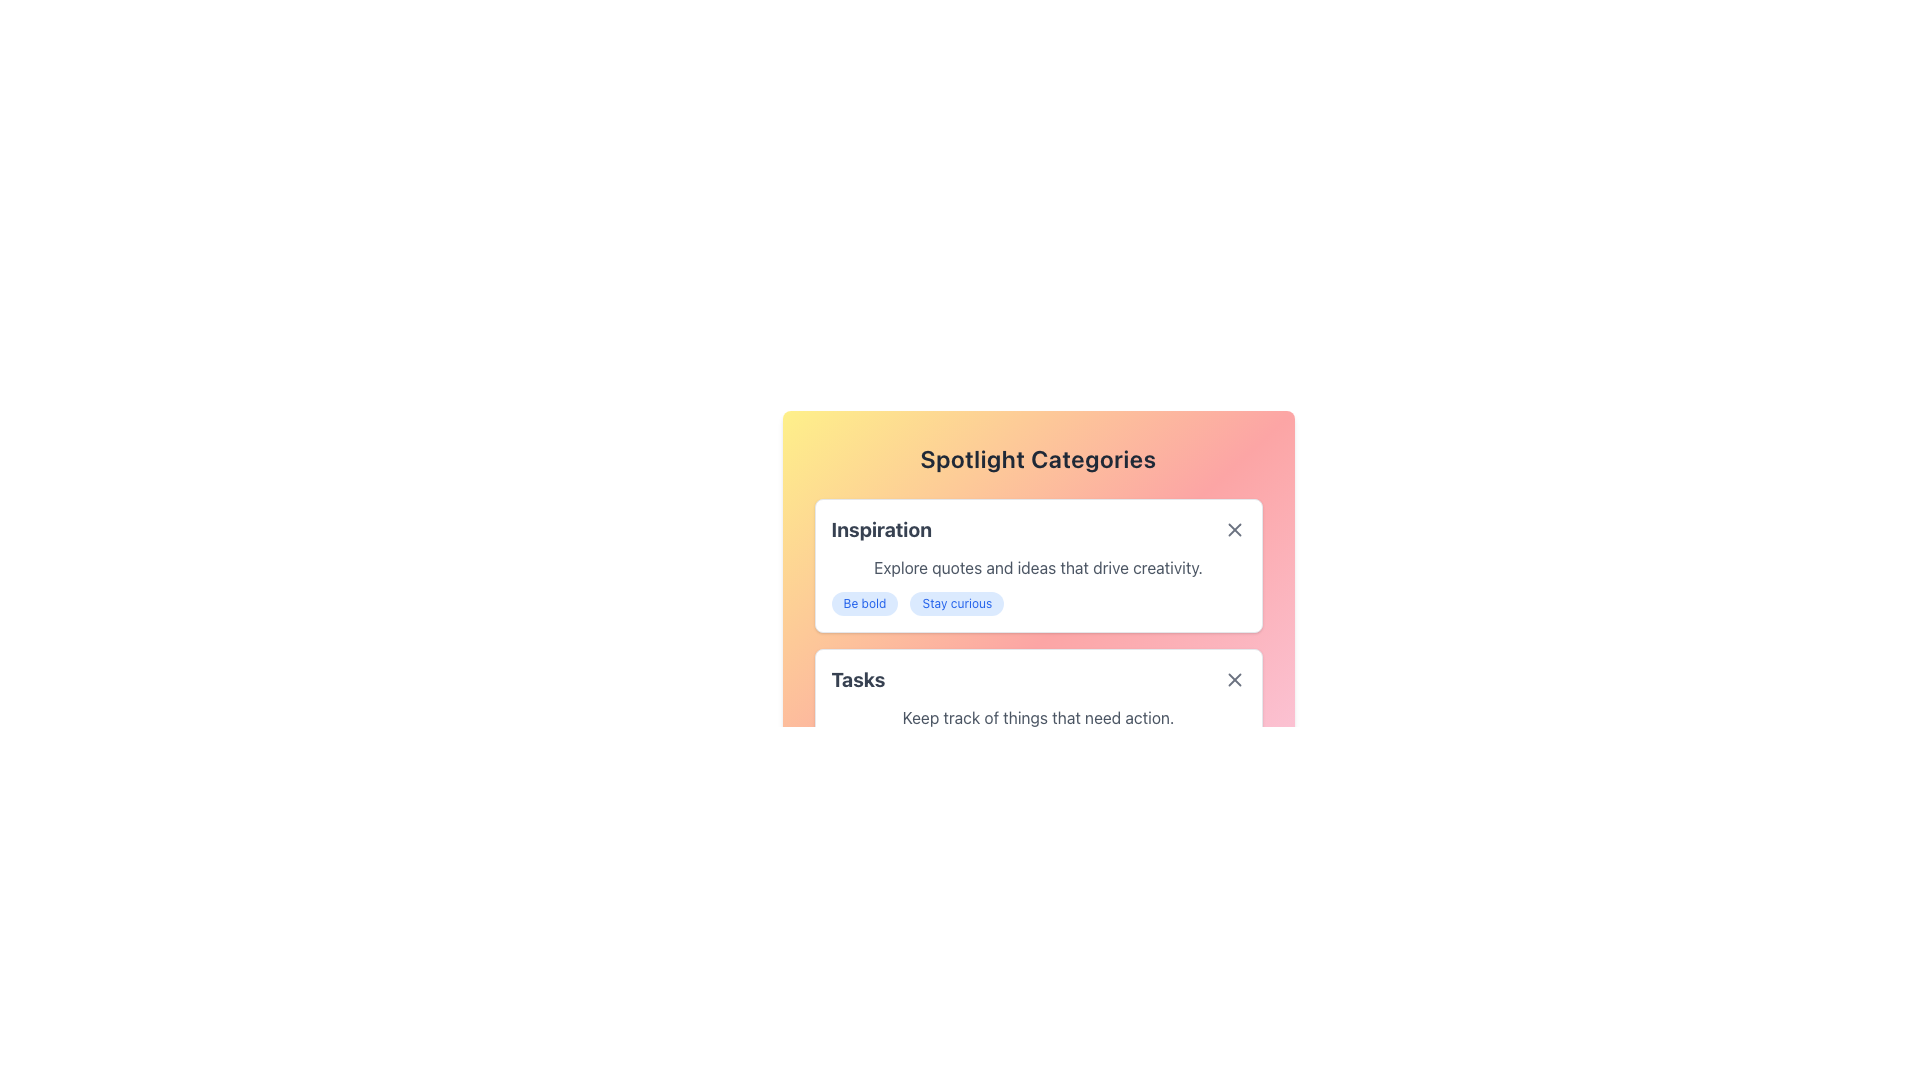 The width and height of the screenshot is (1920, 1080). I want to click on the Text Label that provides an explanatory or supportive description for the tasks section, located below the title 'Tasks', so click(1038, 716).